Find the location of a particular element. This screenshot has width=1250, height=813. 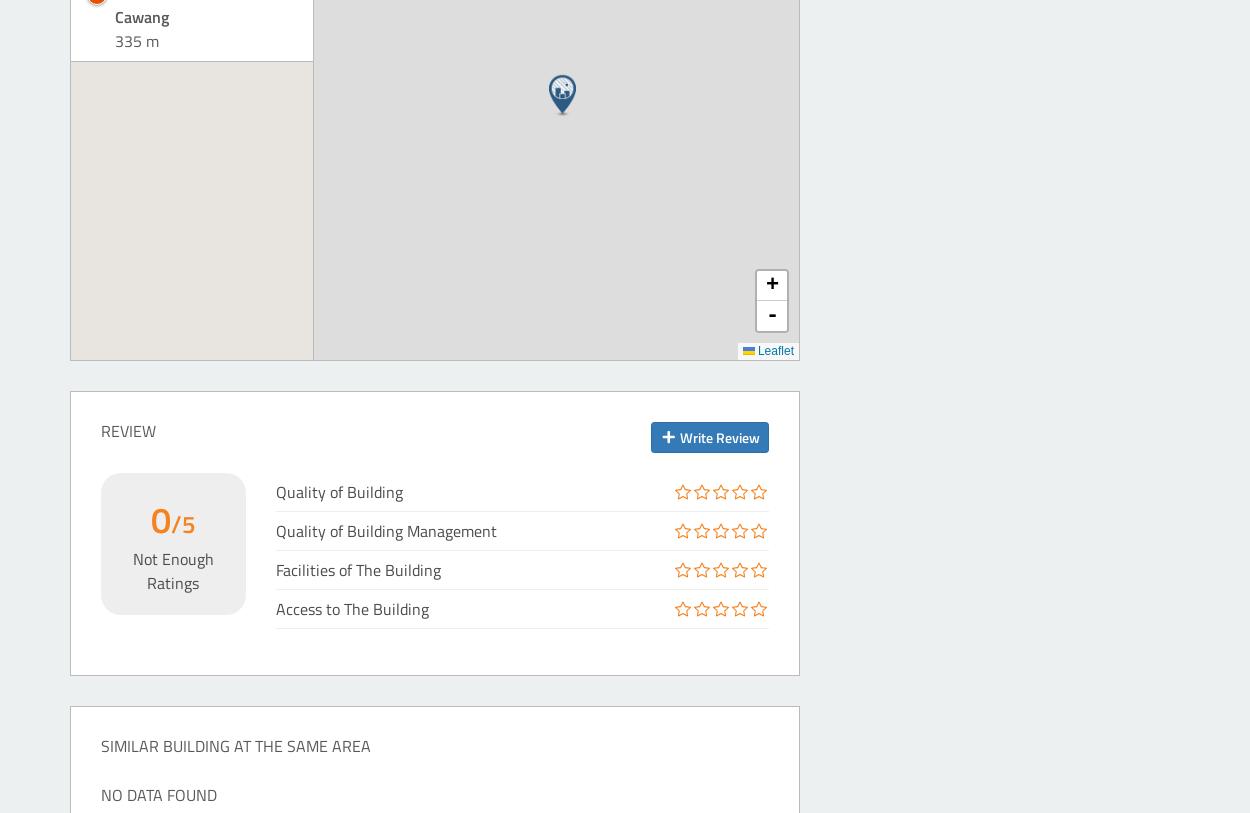

'Facilities of The Building' is located at coordinates (356, 569).